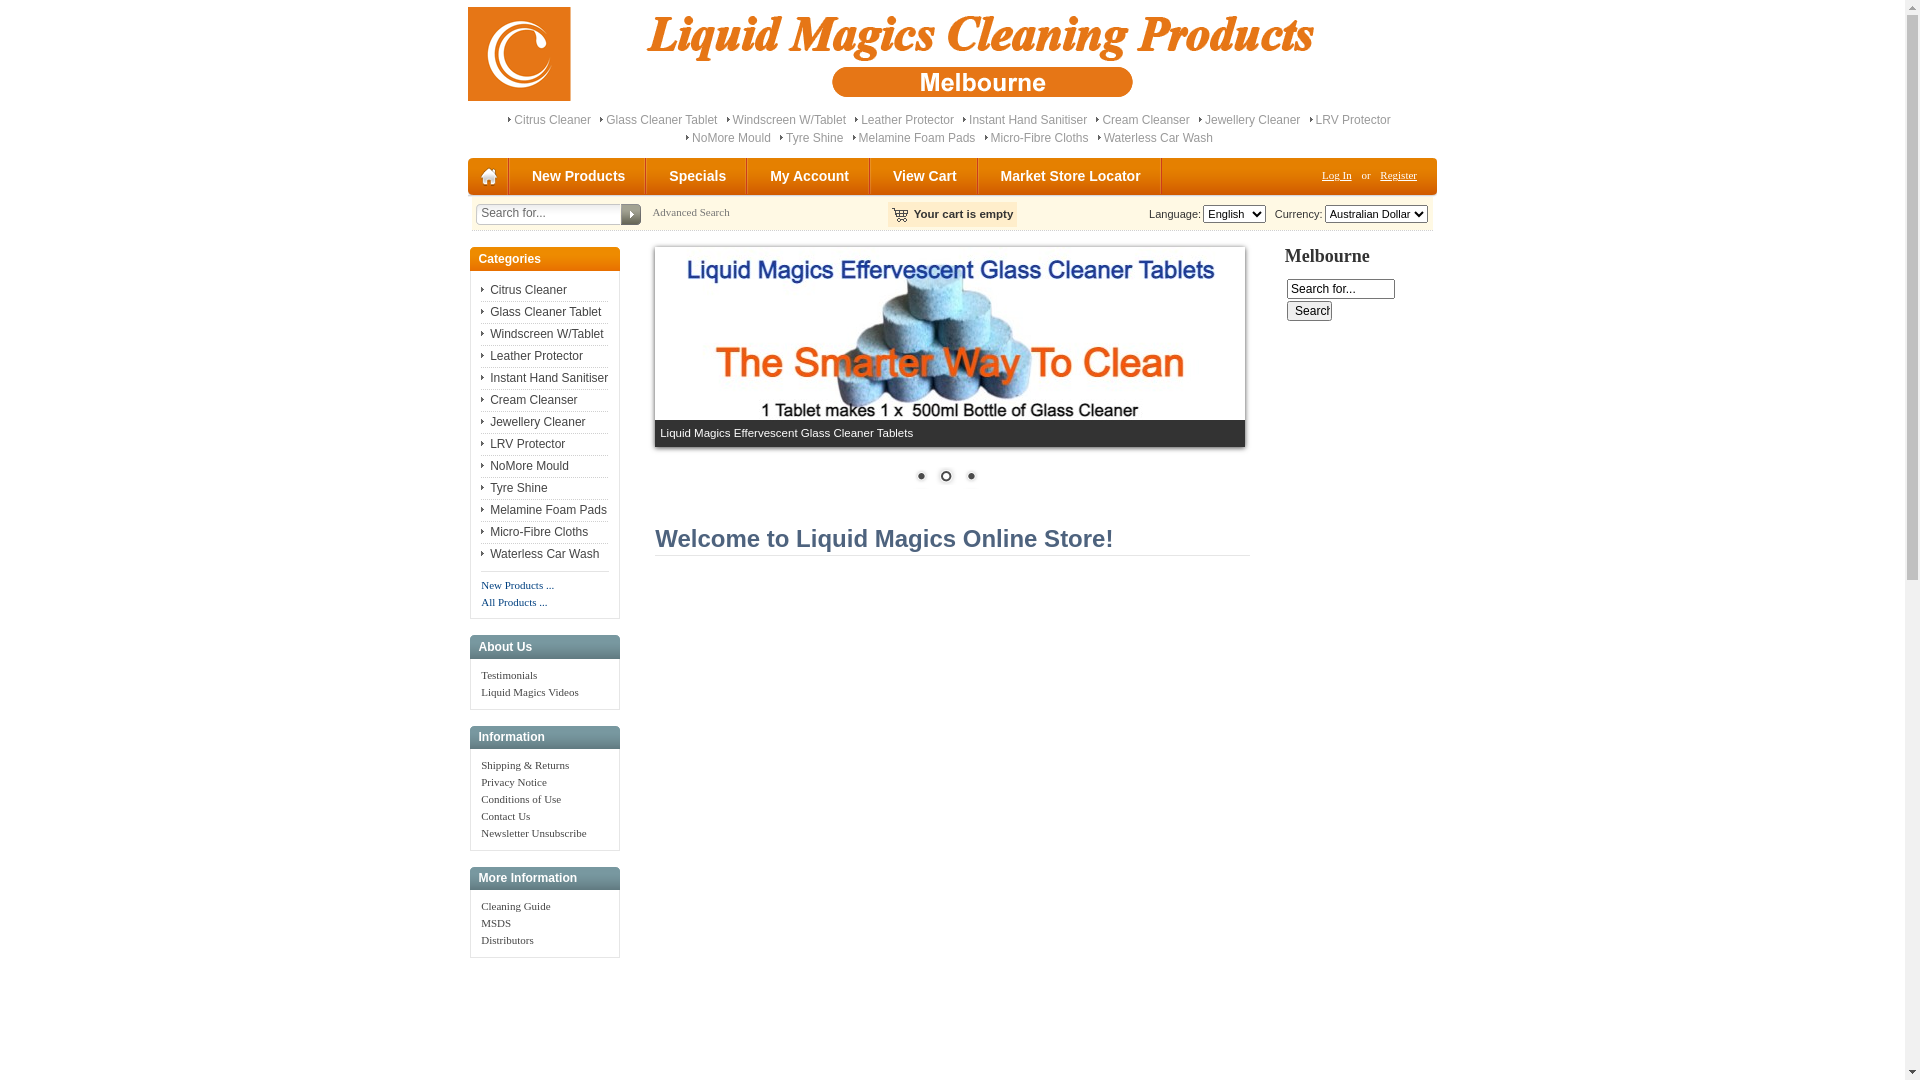  Describe the element at coordinates (690, 212) in the screenshot. I see `'Advanced Search'` at that location.